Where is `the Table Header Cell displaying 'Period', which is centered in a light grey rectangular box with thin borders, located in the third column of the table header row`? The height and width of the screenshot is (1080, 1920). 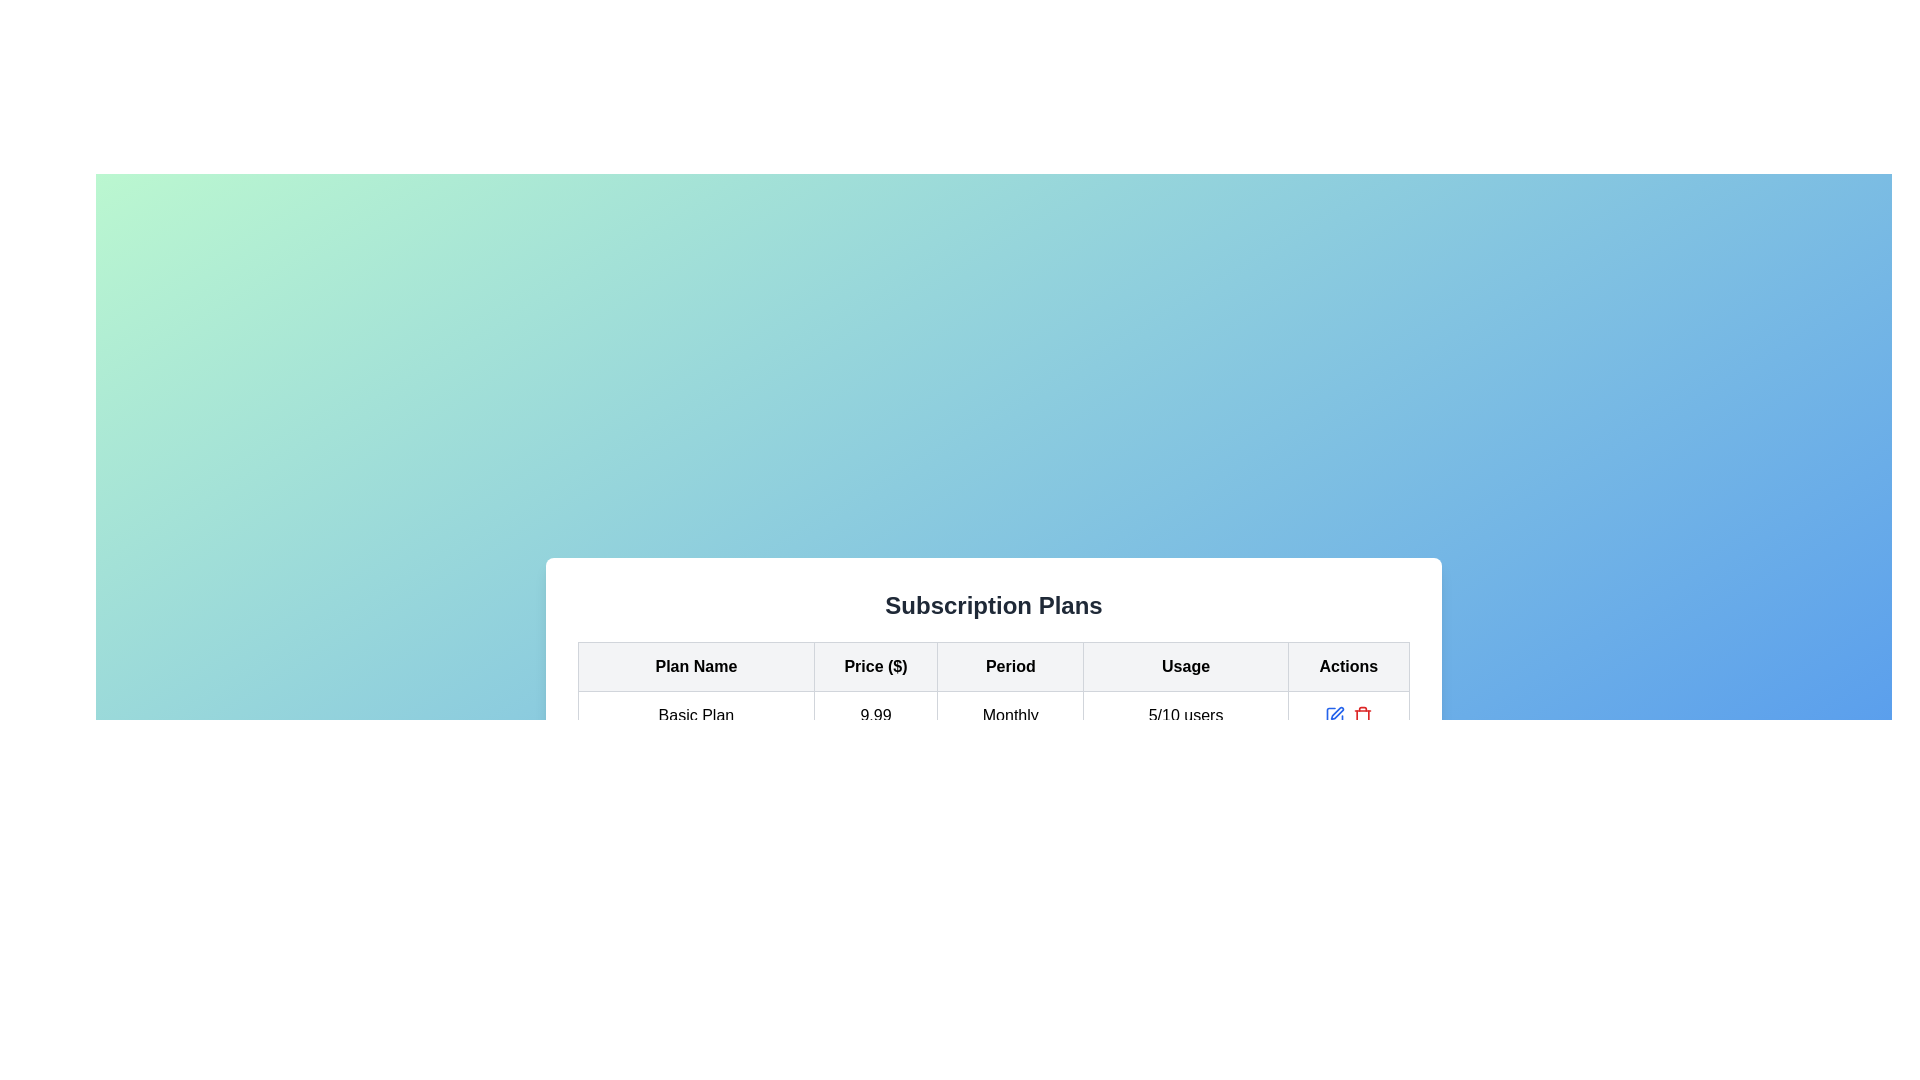 the Table Header Cell displaying 'Period', which is centered in a light grey rectangular box with thin borders, located in the third column of the table header row is located at coordinates (1010, 666).